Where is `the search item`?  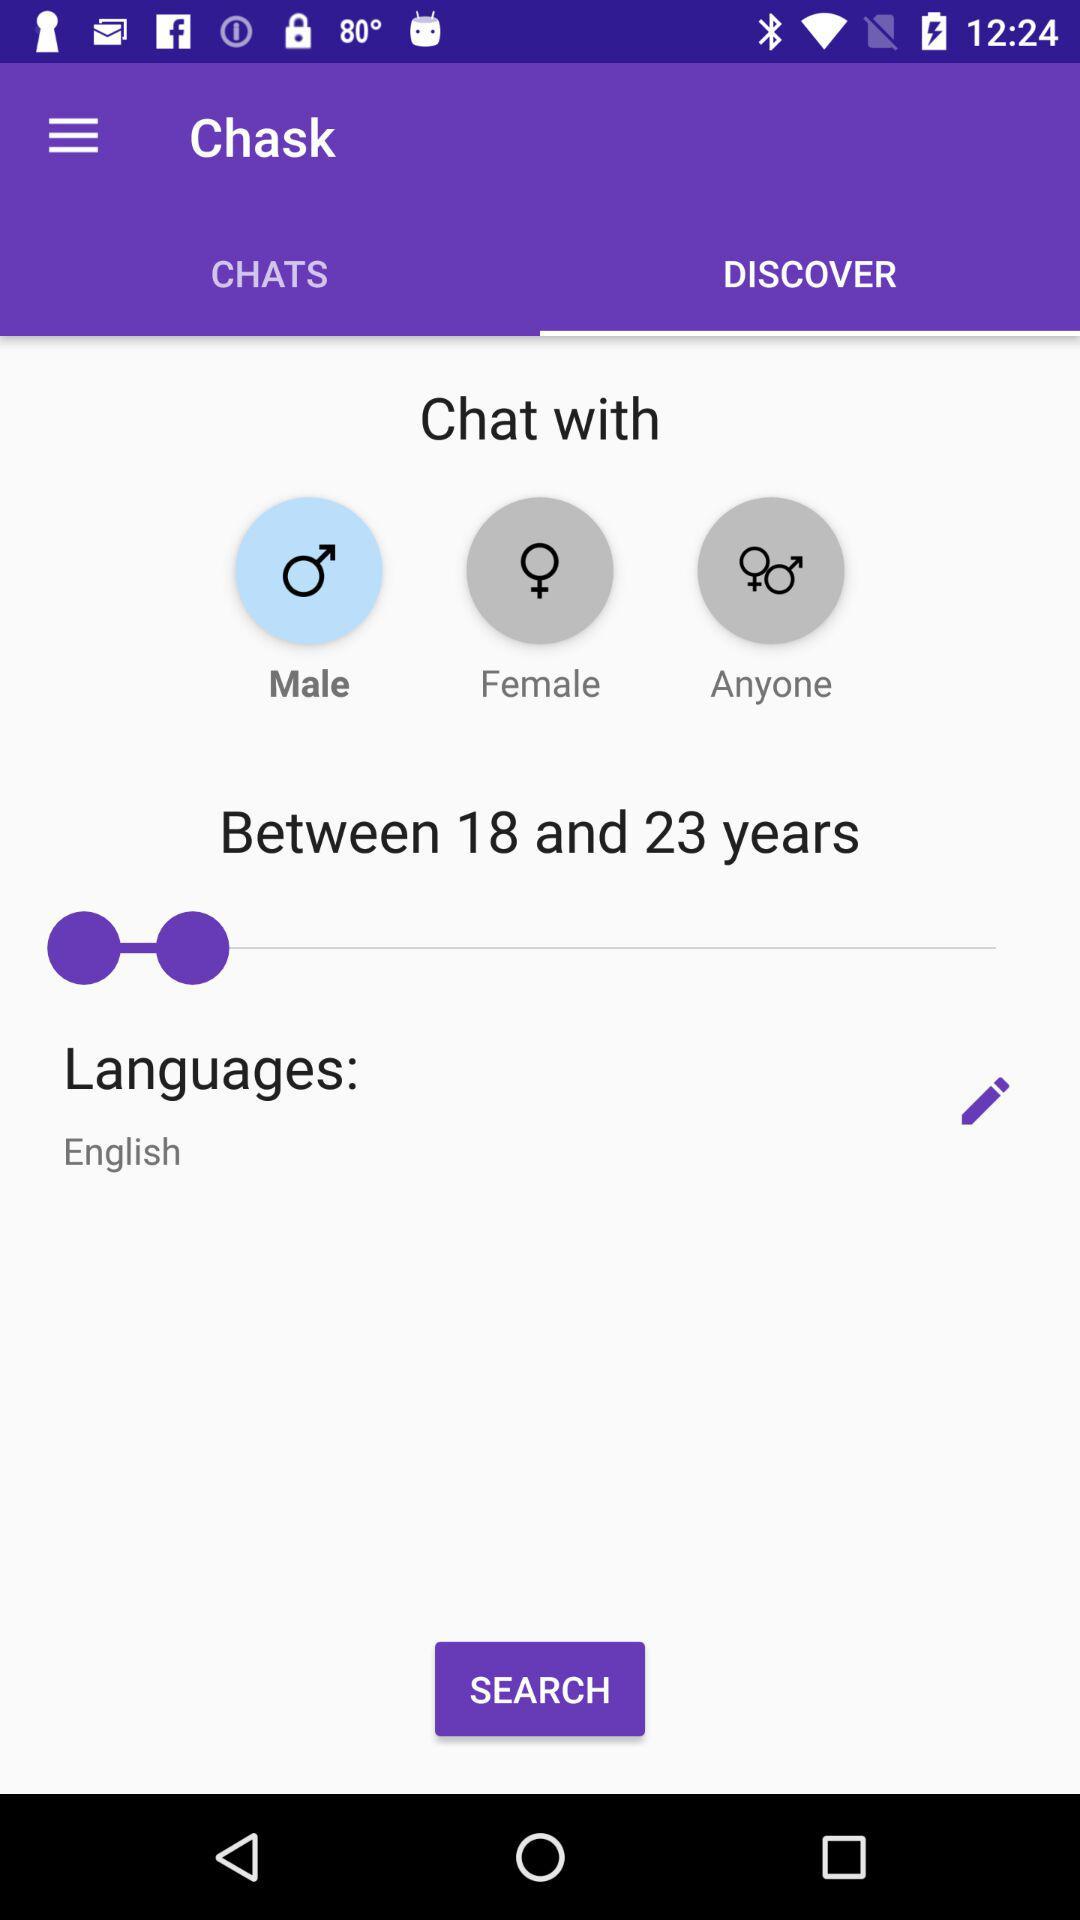
the search item is located at coordinates (540, 1688).